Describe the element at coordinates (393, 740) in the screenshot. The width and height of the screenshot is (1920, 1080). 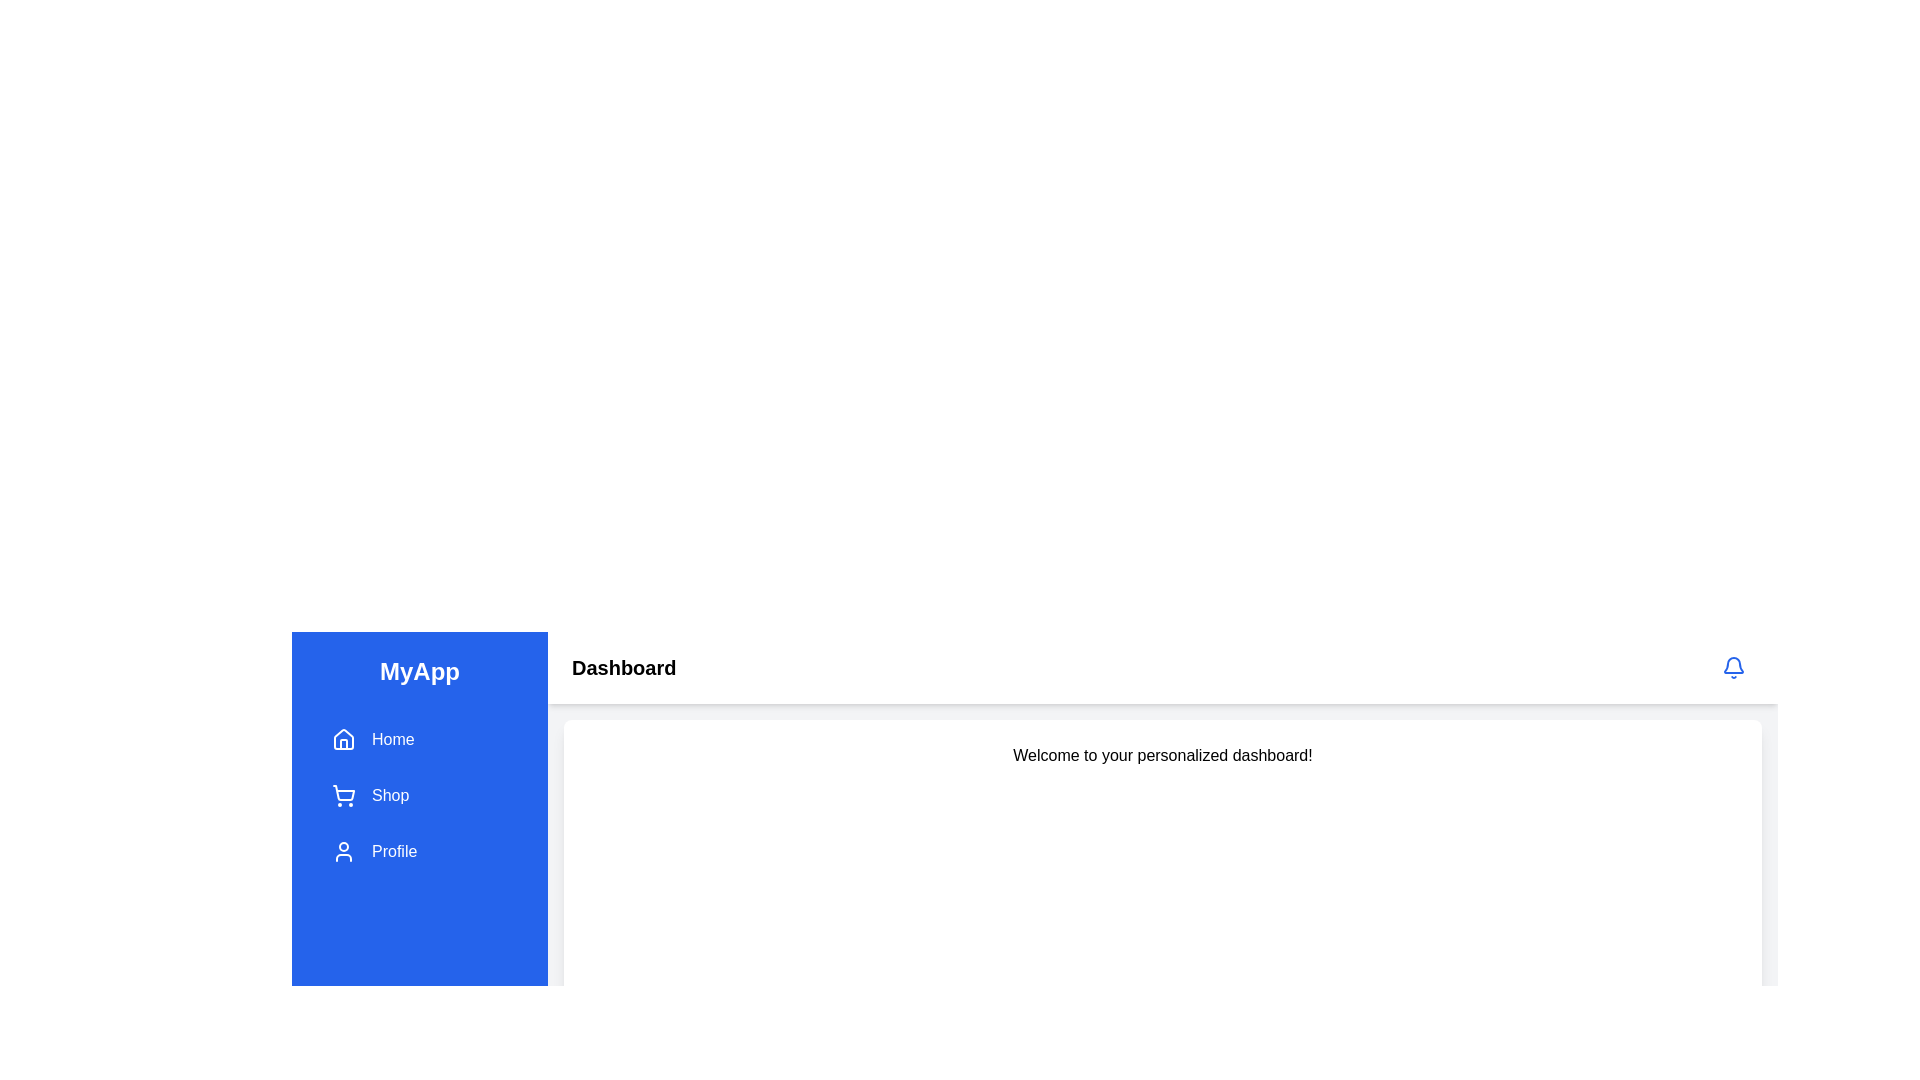
I see `the 'Home' text label in the navigation menu` at that location.